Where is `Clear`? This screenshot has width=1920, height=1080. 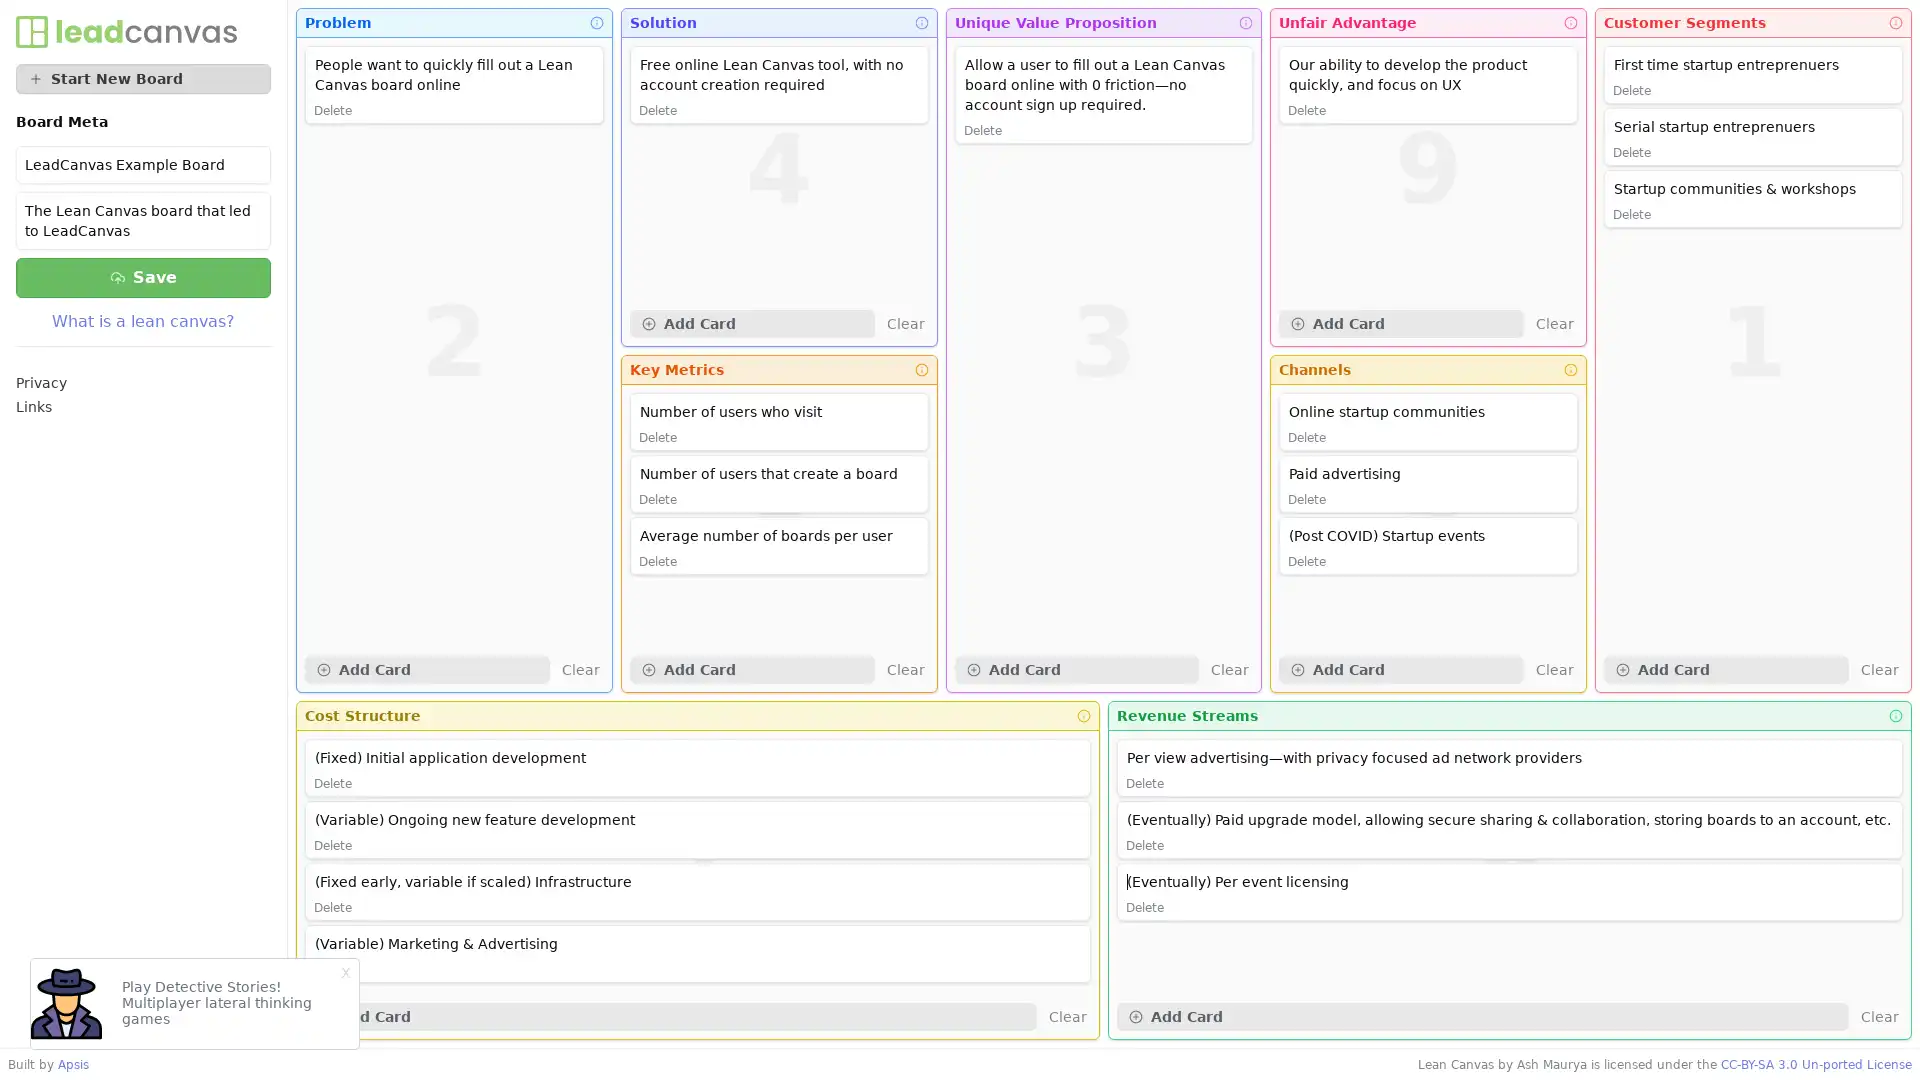
Clear is located at coordinates (1554, 670).